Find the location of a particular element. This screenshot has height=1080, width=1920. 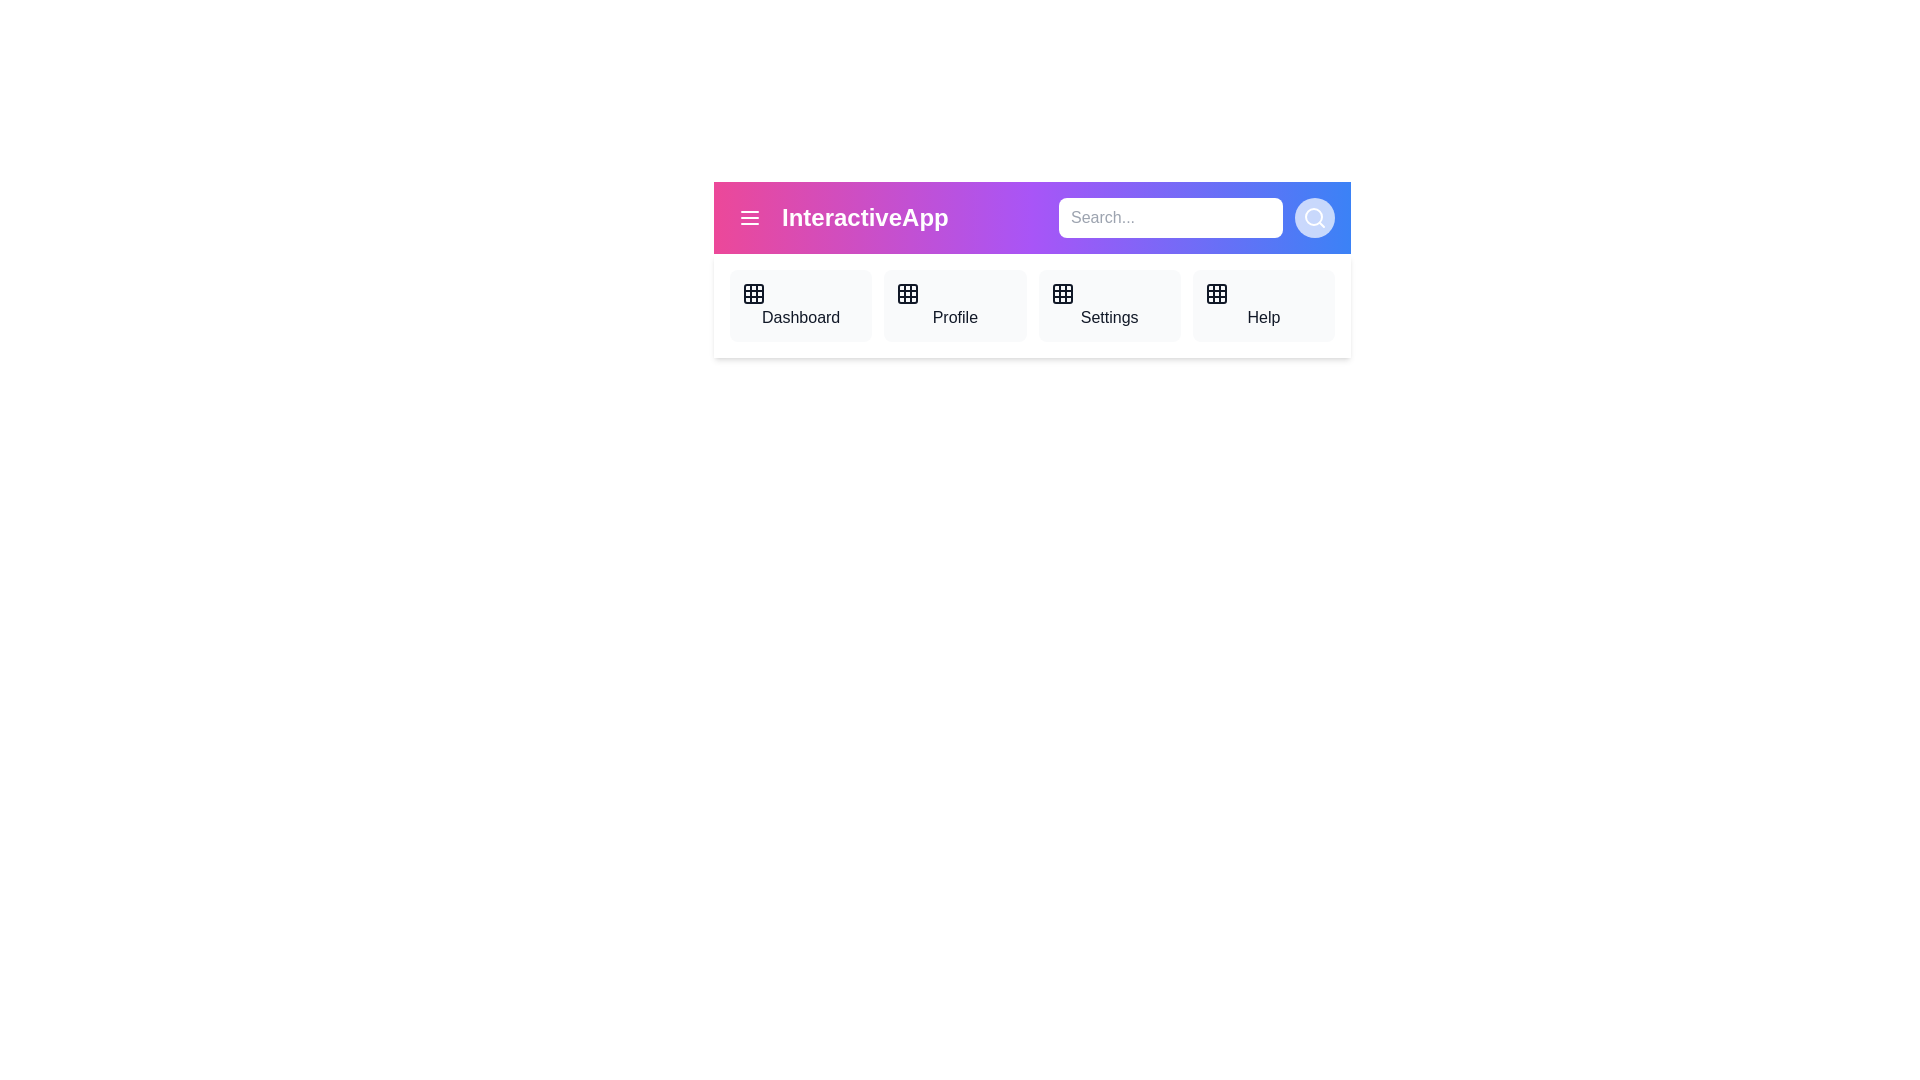

the navigation item Settings from the AppBar is located at coordinates (1107, 305).